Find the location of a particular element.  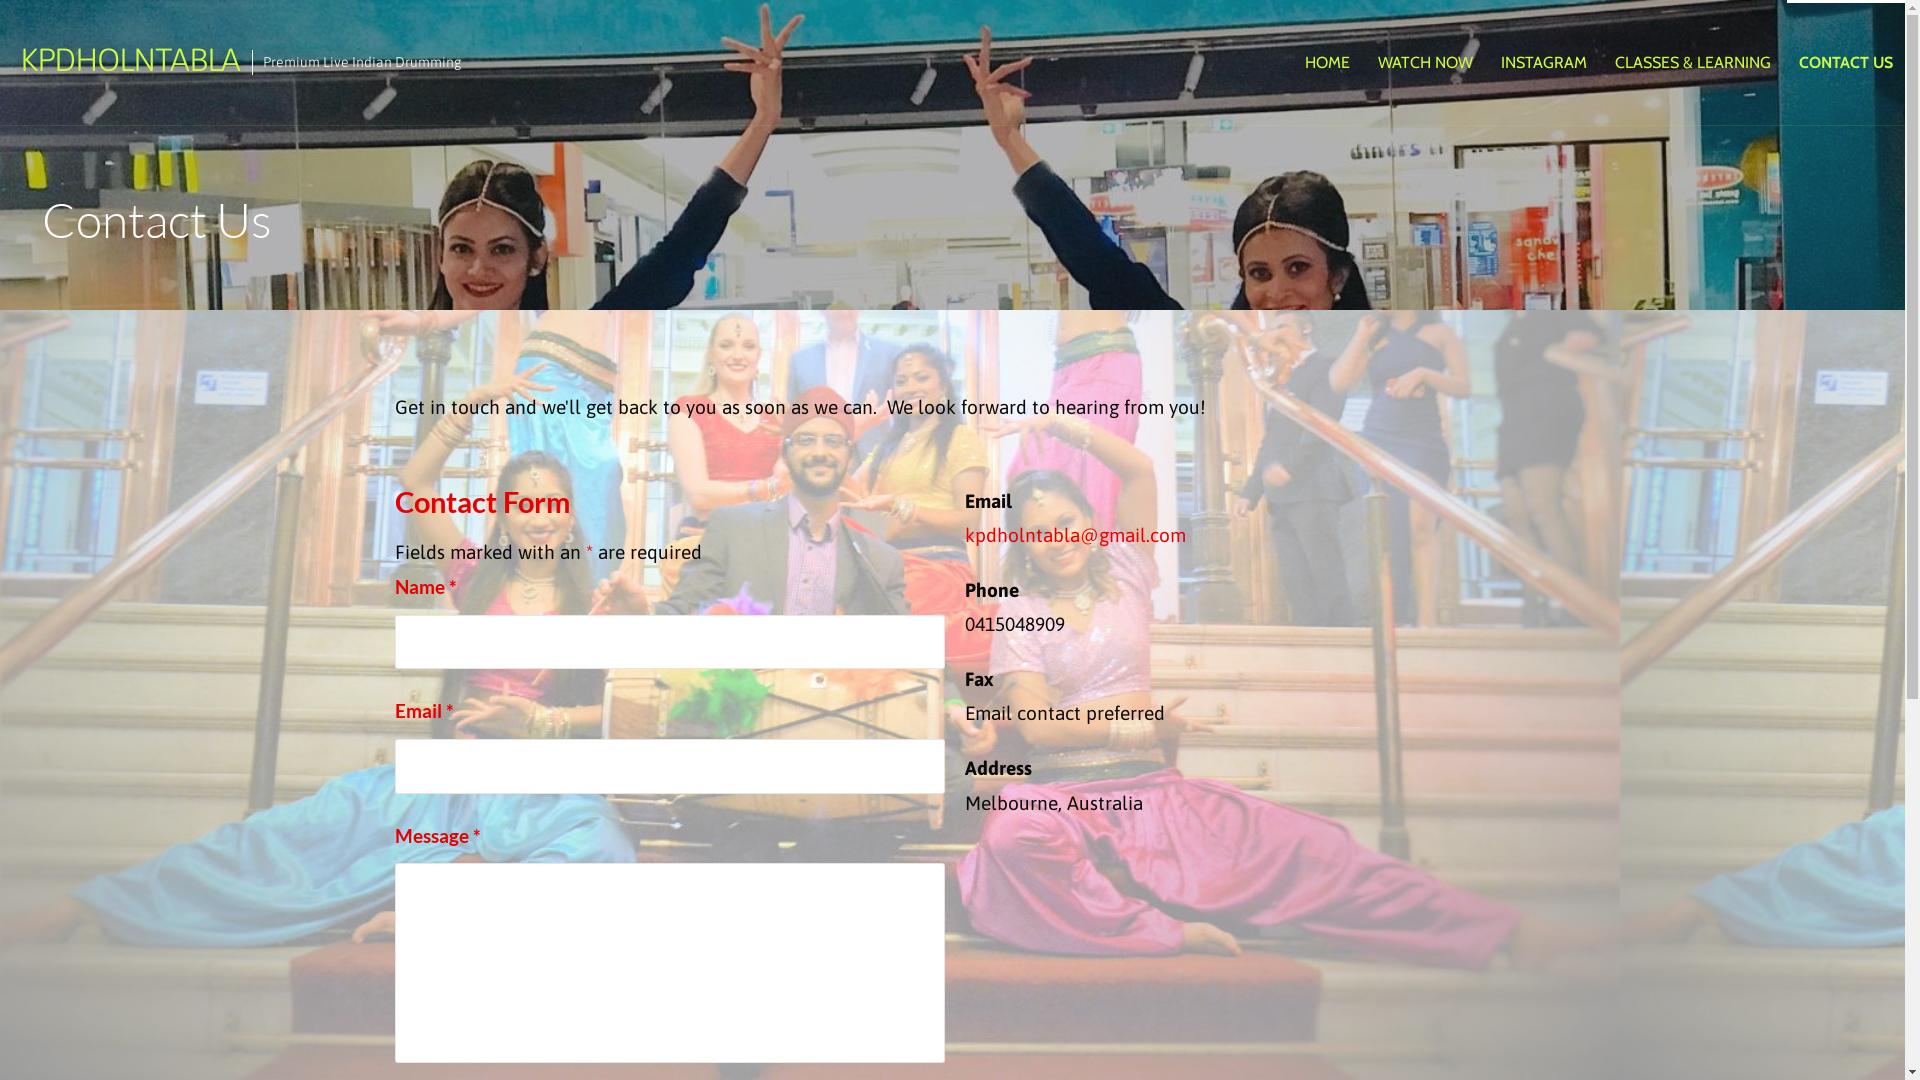

'INSTAGRAM' is located at coordinates (1488, 61).